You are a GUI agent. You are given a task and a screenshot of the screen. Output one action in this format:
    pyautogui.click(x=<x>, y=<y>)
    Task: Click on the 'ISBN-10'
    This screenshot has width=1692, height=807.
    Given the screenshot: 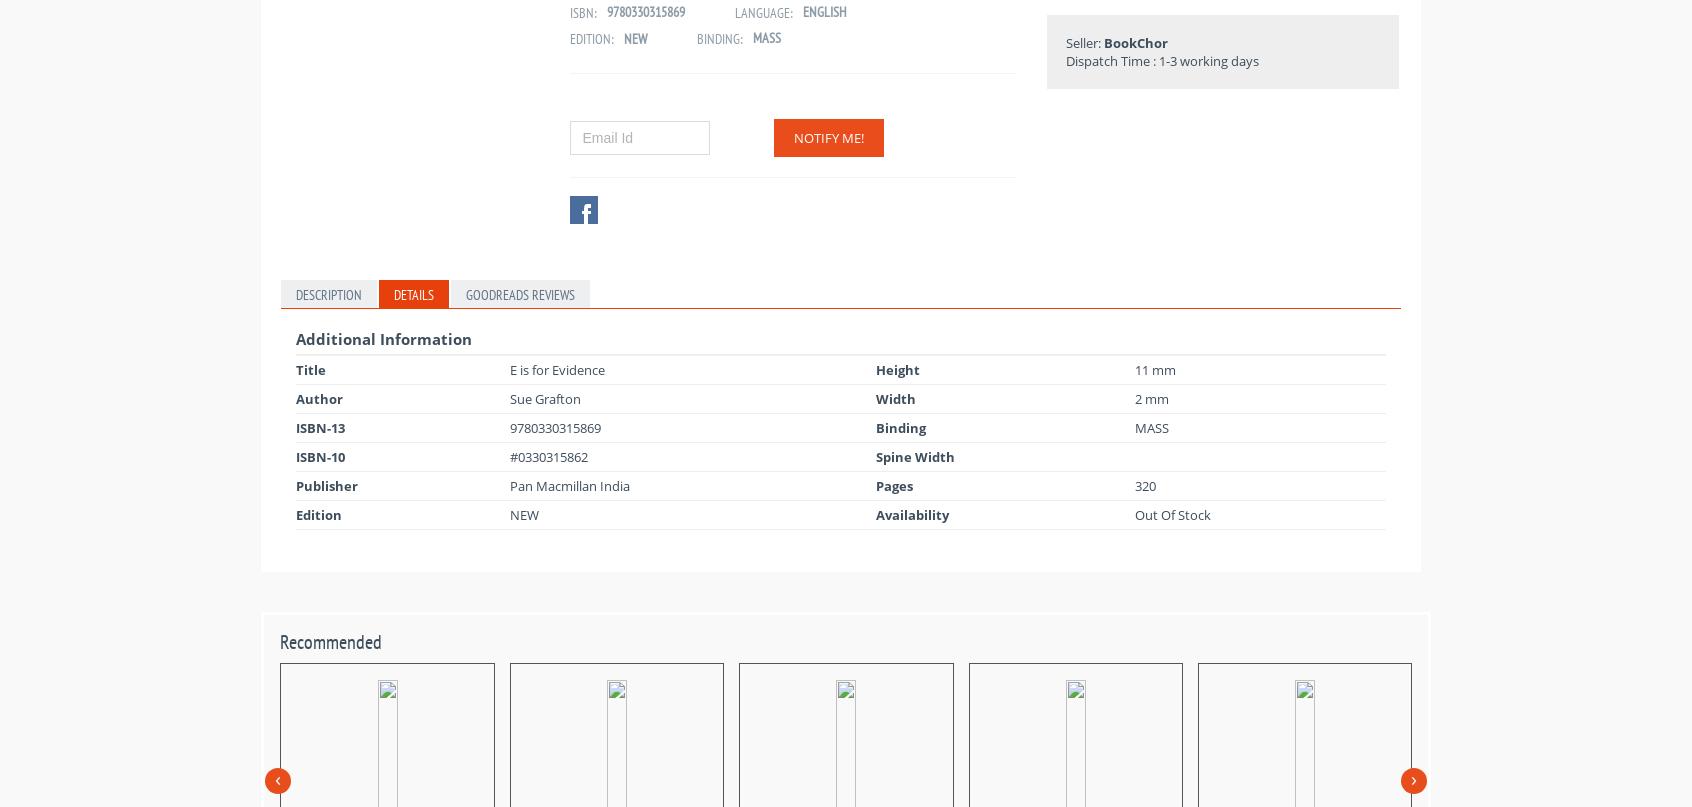 What is the action you would take?
    pyautogui.click(x=319, y=456)
    